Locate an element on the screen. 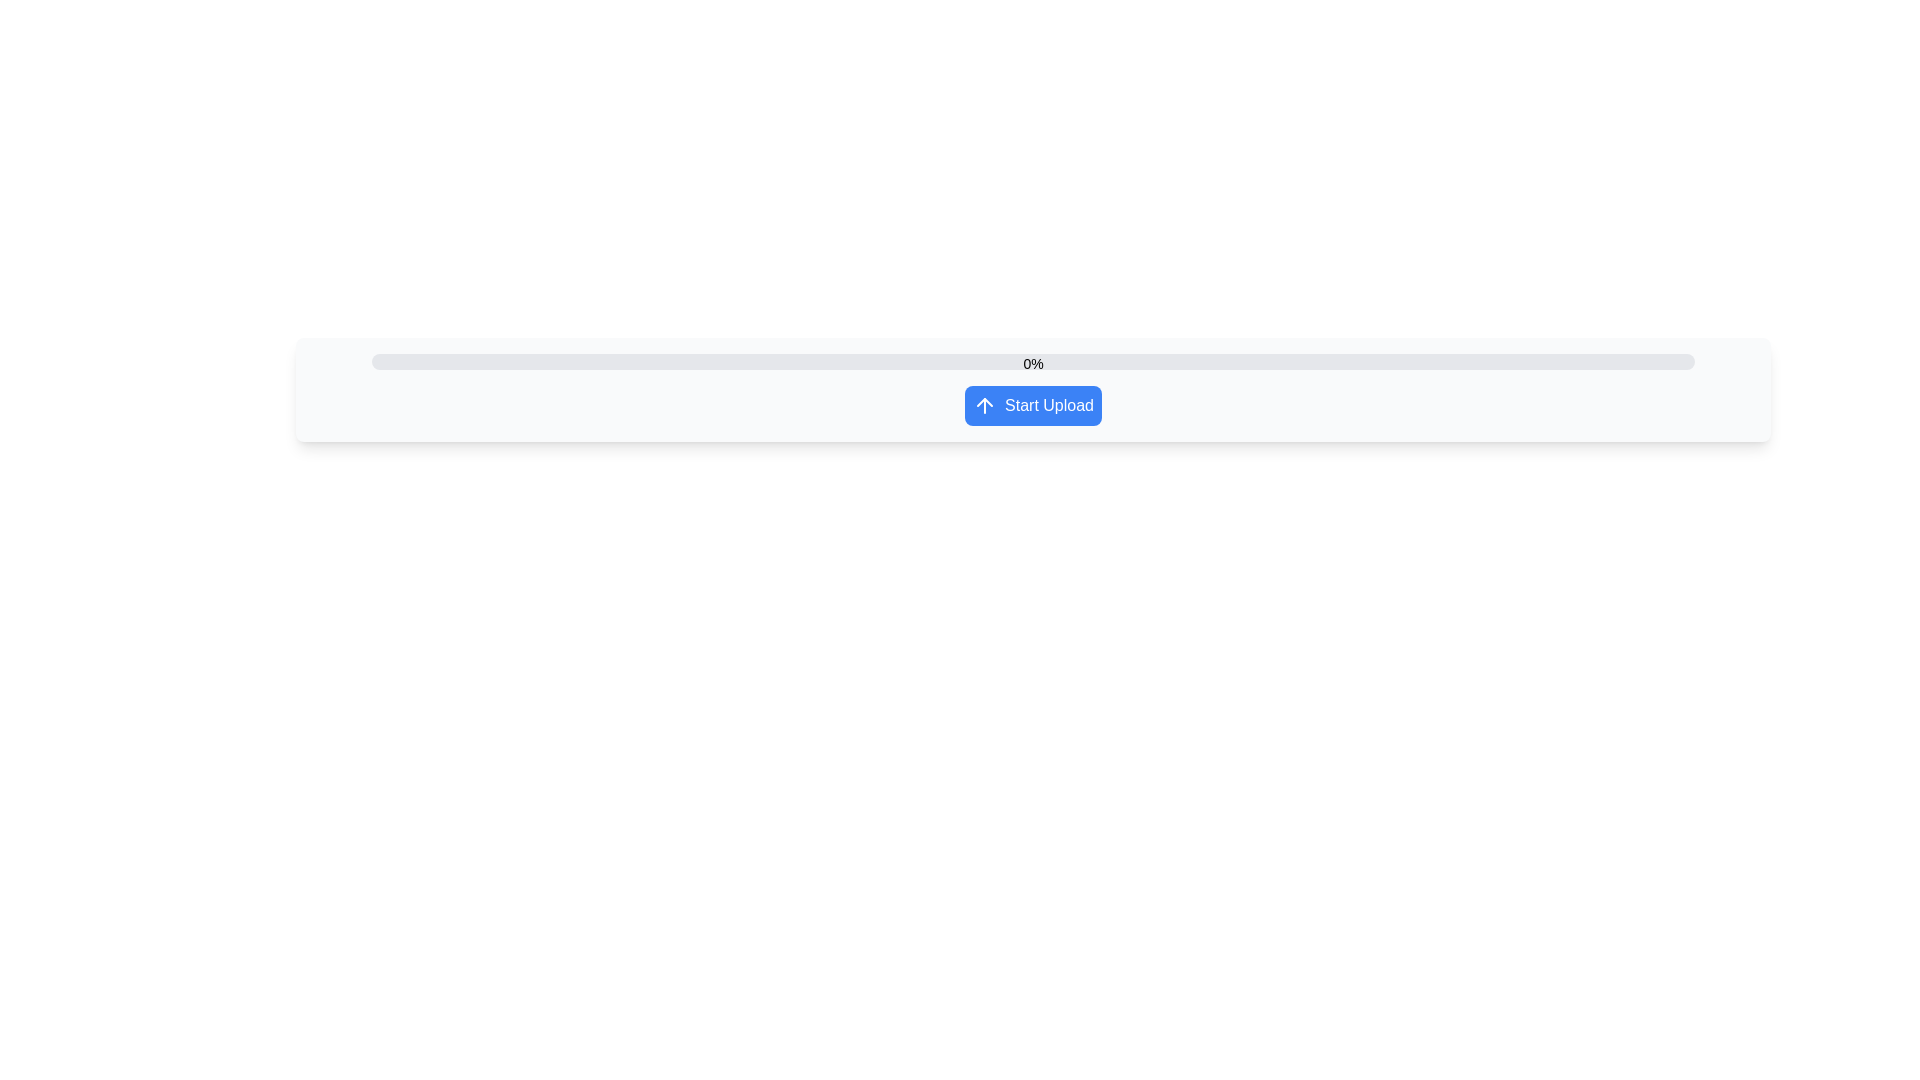 The height and width of the screenshot is (1080, 1920). the upload button located centrally below the progress bar displaying '0%' is located at coordinates (1033, 405).